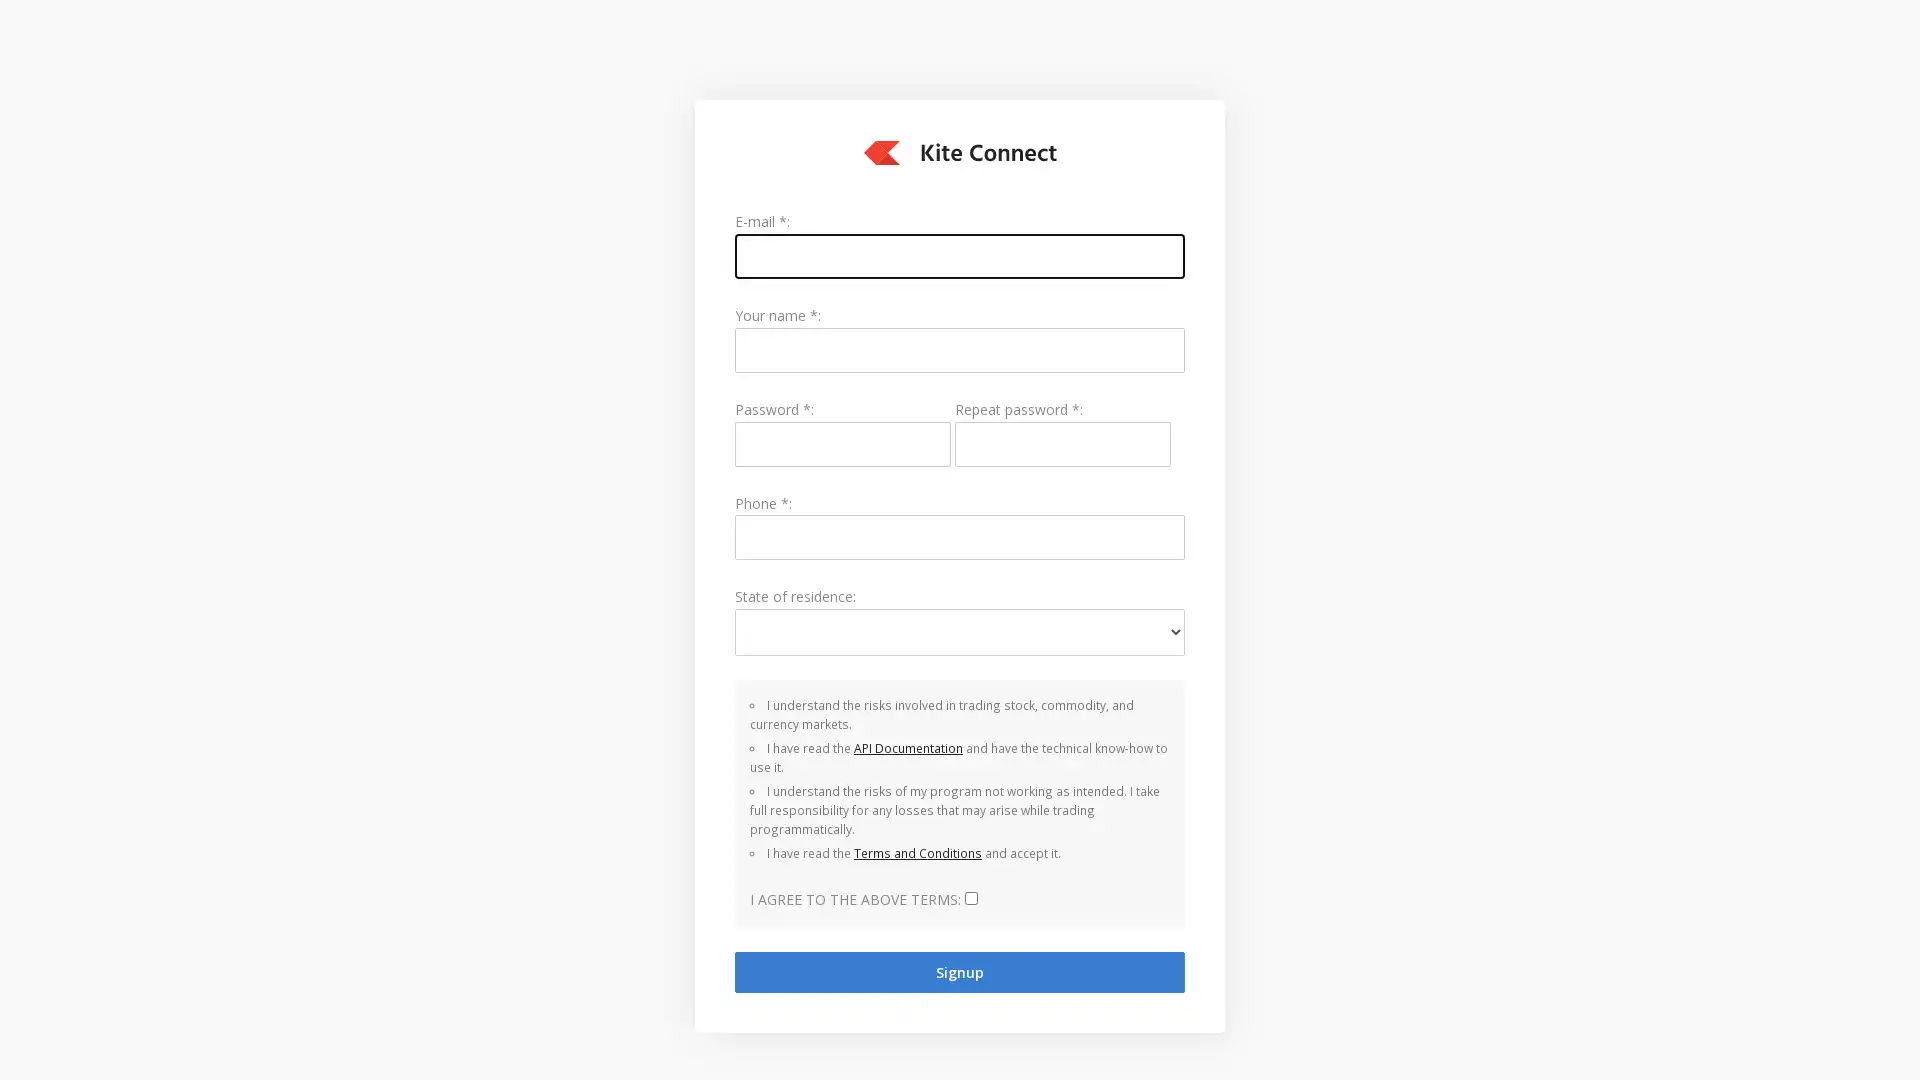  I want to click on Signup, so click(960, 971).